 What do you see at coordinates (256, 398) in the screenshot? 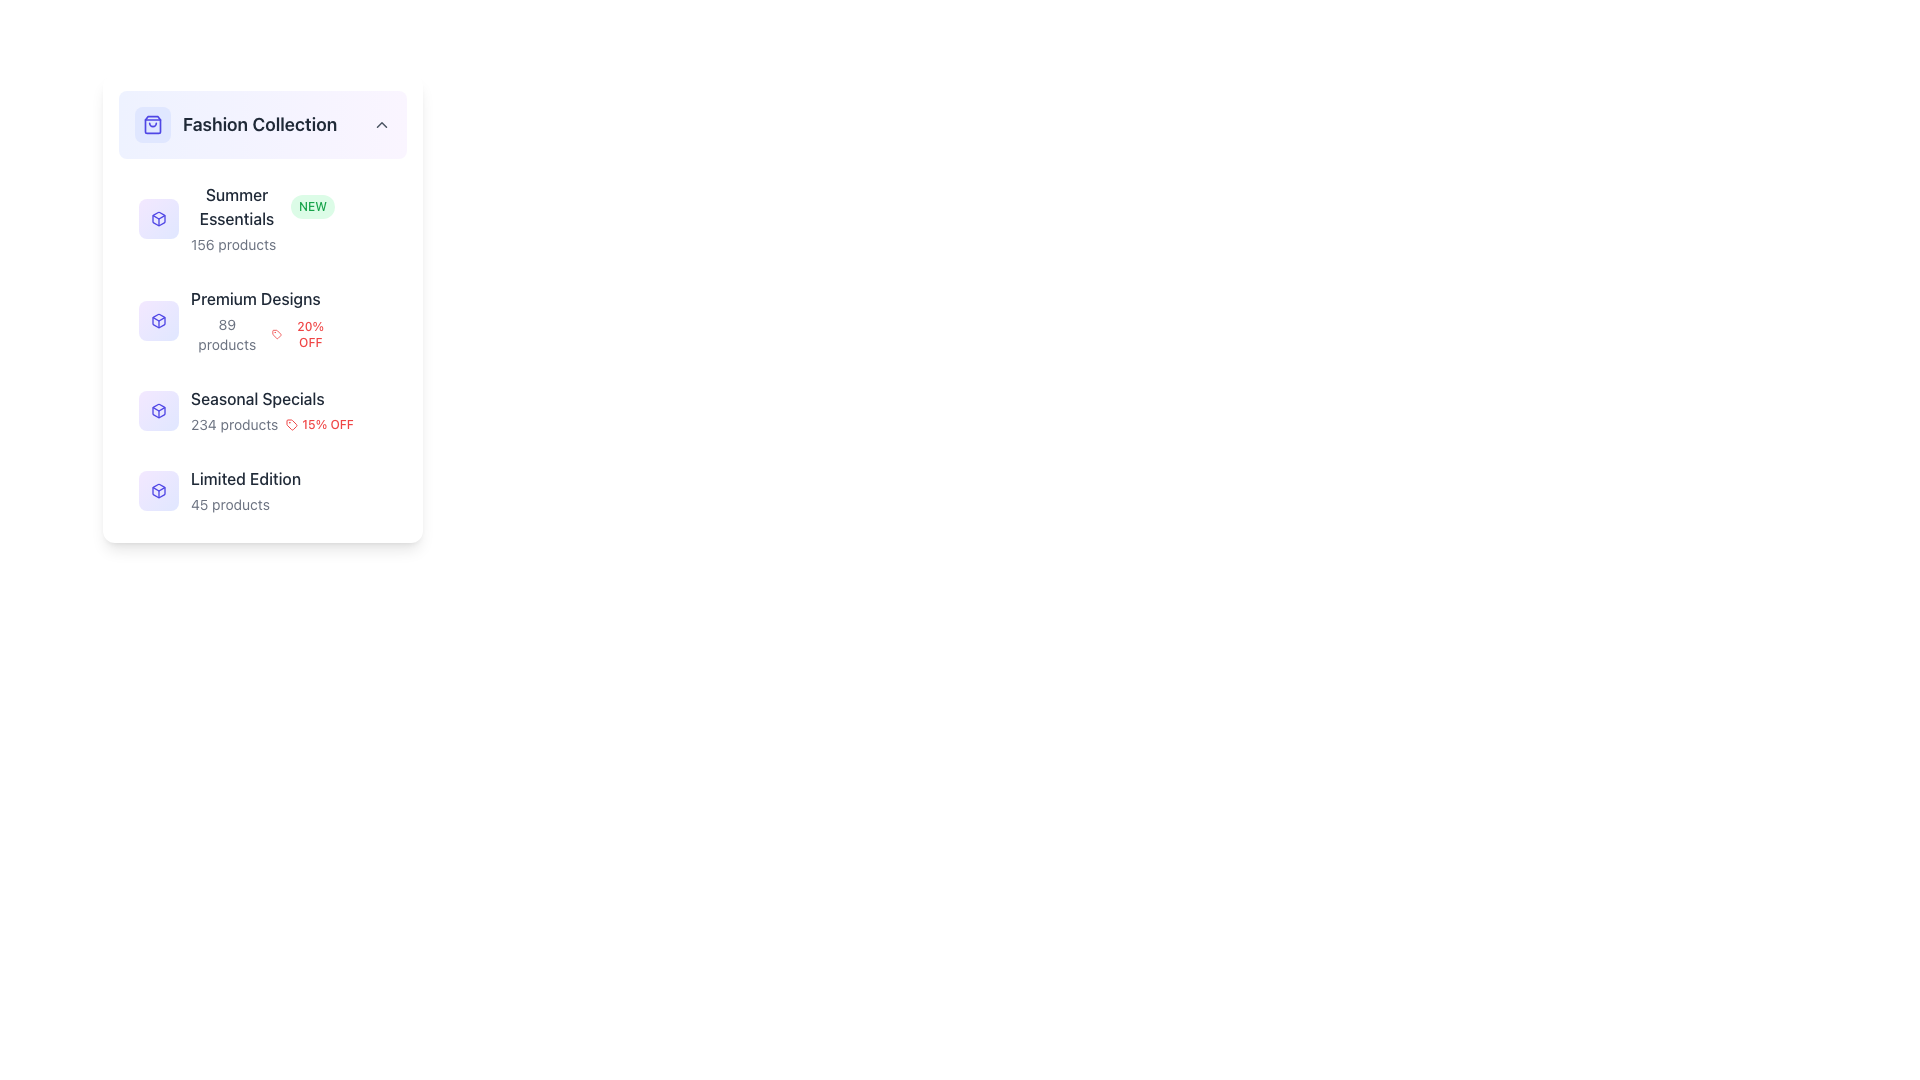
I see `the text label reading 'Seasonal Specials', which is the third item in the vertical list of the 'Fashion Collection' group, located between 'Premium Designs' and 'Limited Edition'` at bounding box center [256, 398].